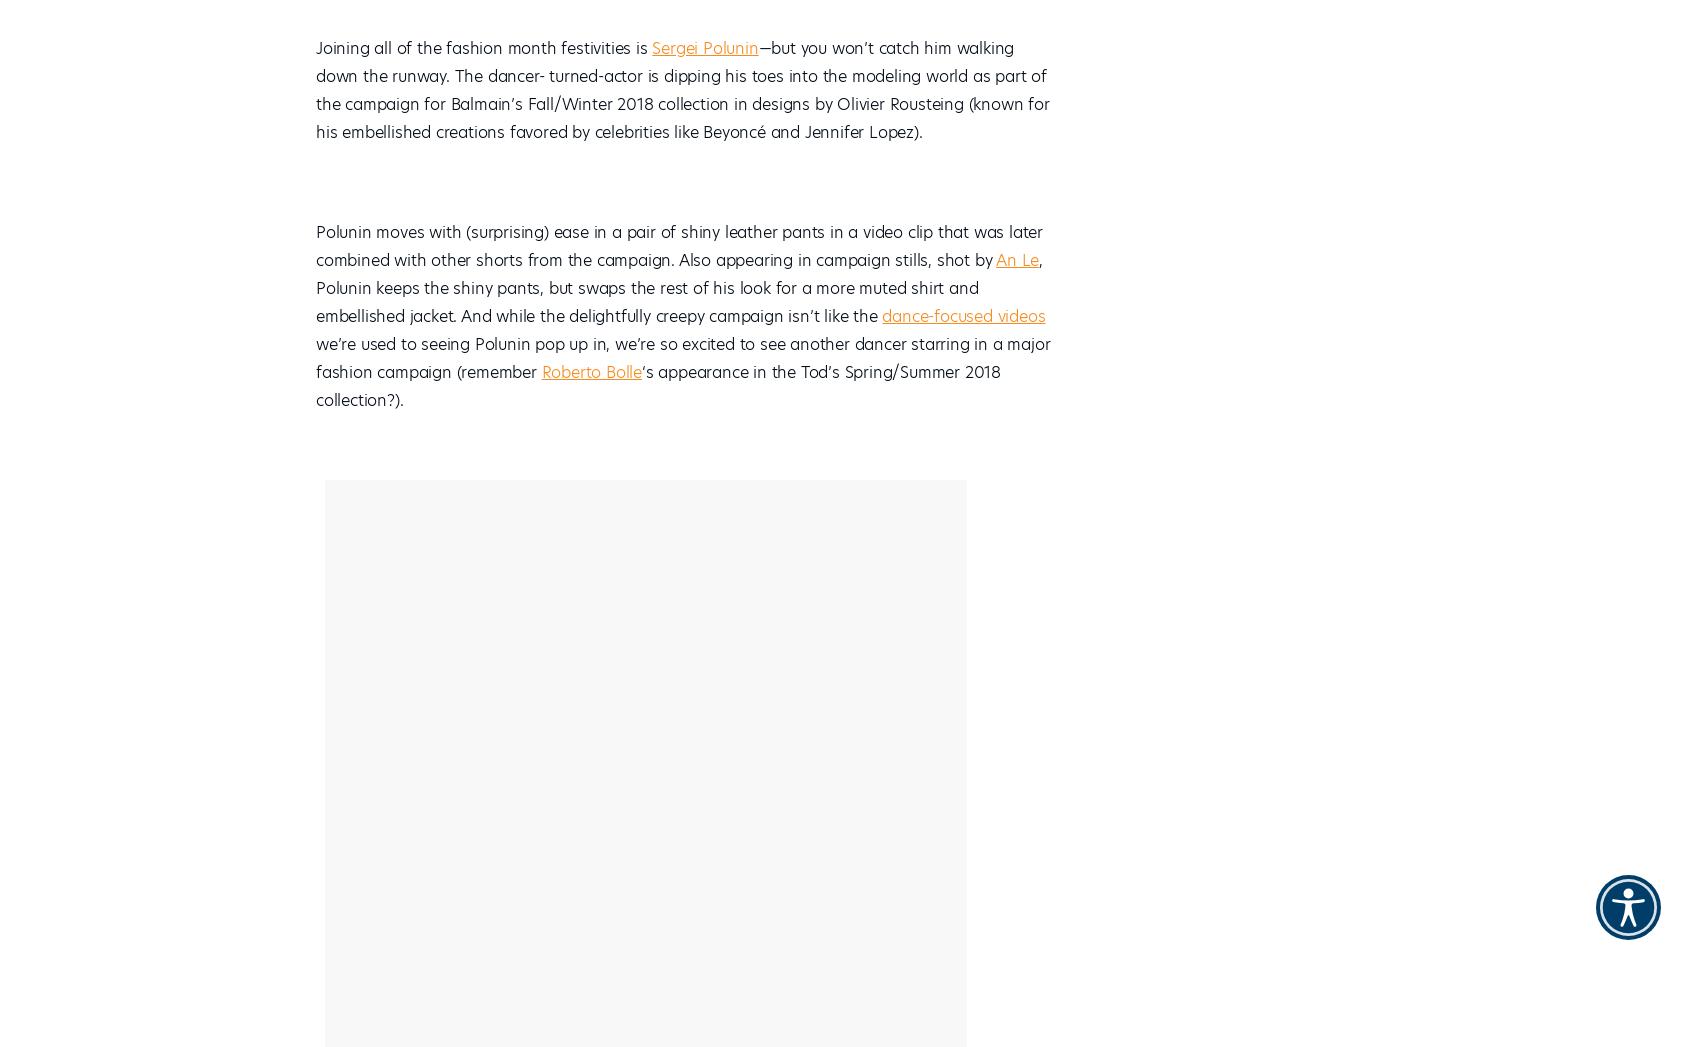 The width and height of the screenshot is (1682, 1047). Describe the element at coordinates (658, 385) in the screenshot. I see `'‘s appearance in the Tod’s Spring/Summer 2018 collection?).'` at that location.